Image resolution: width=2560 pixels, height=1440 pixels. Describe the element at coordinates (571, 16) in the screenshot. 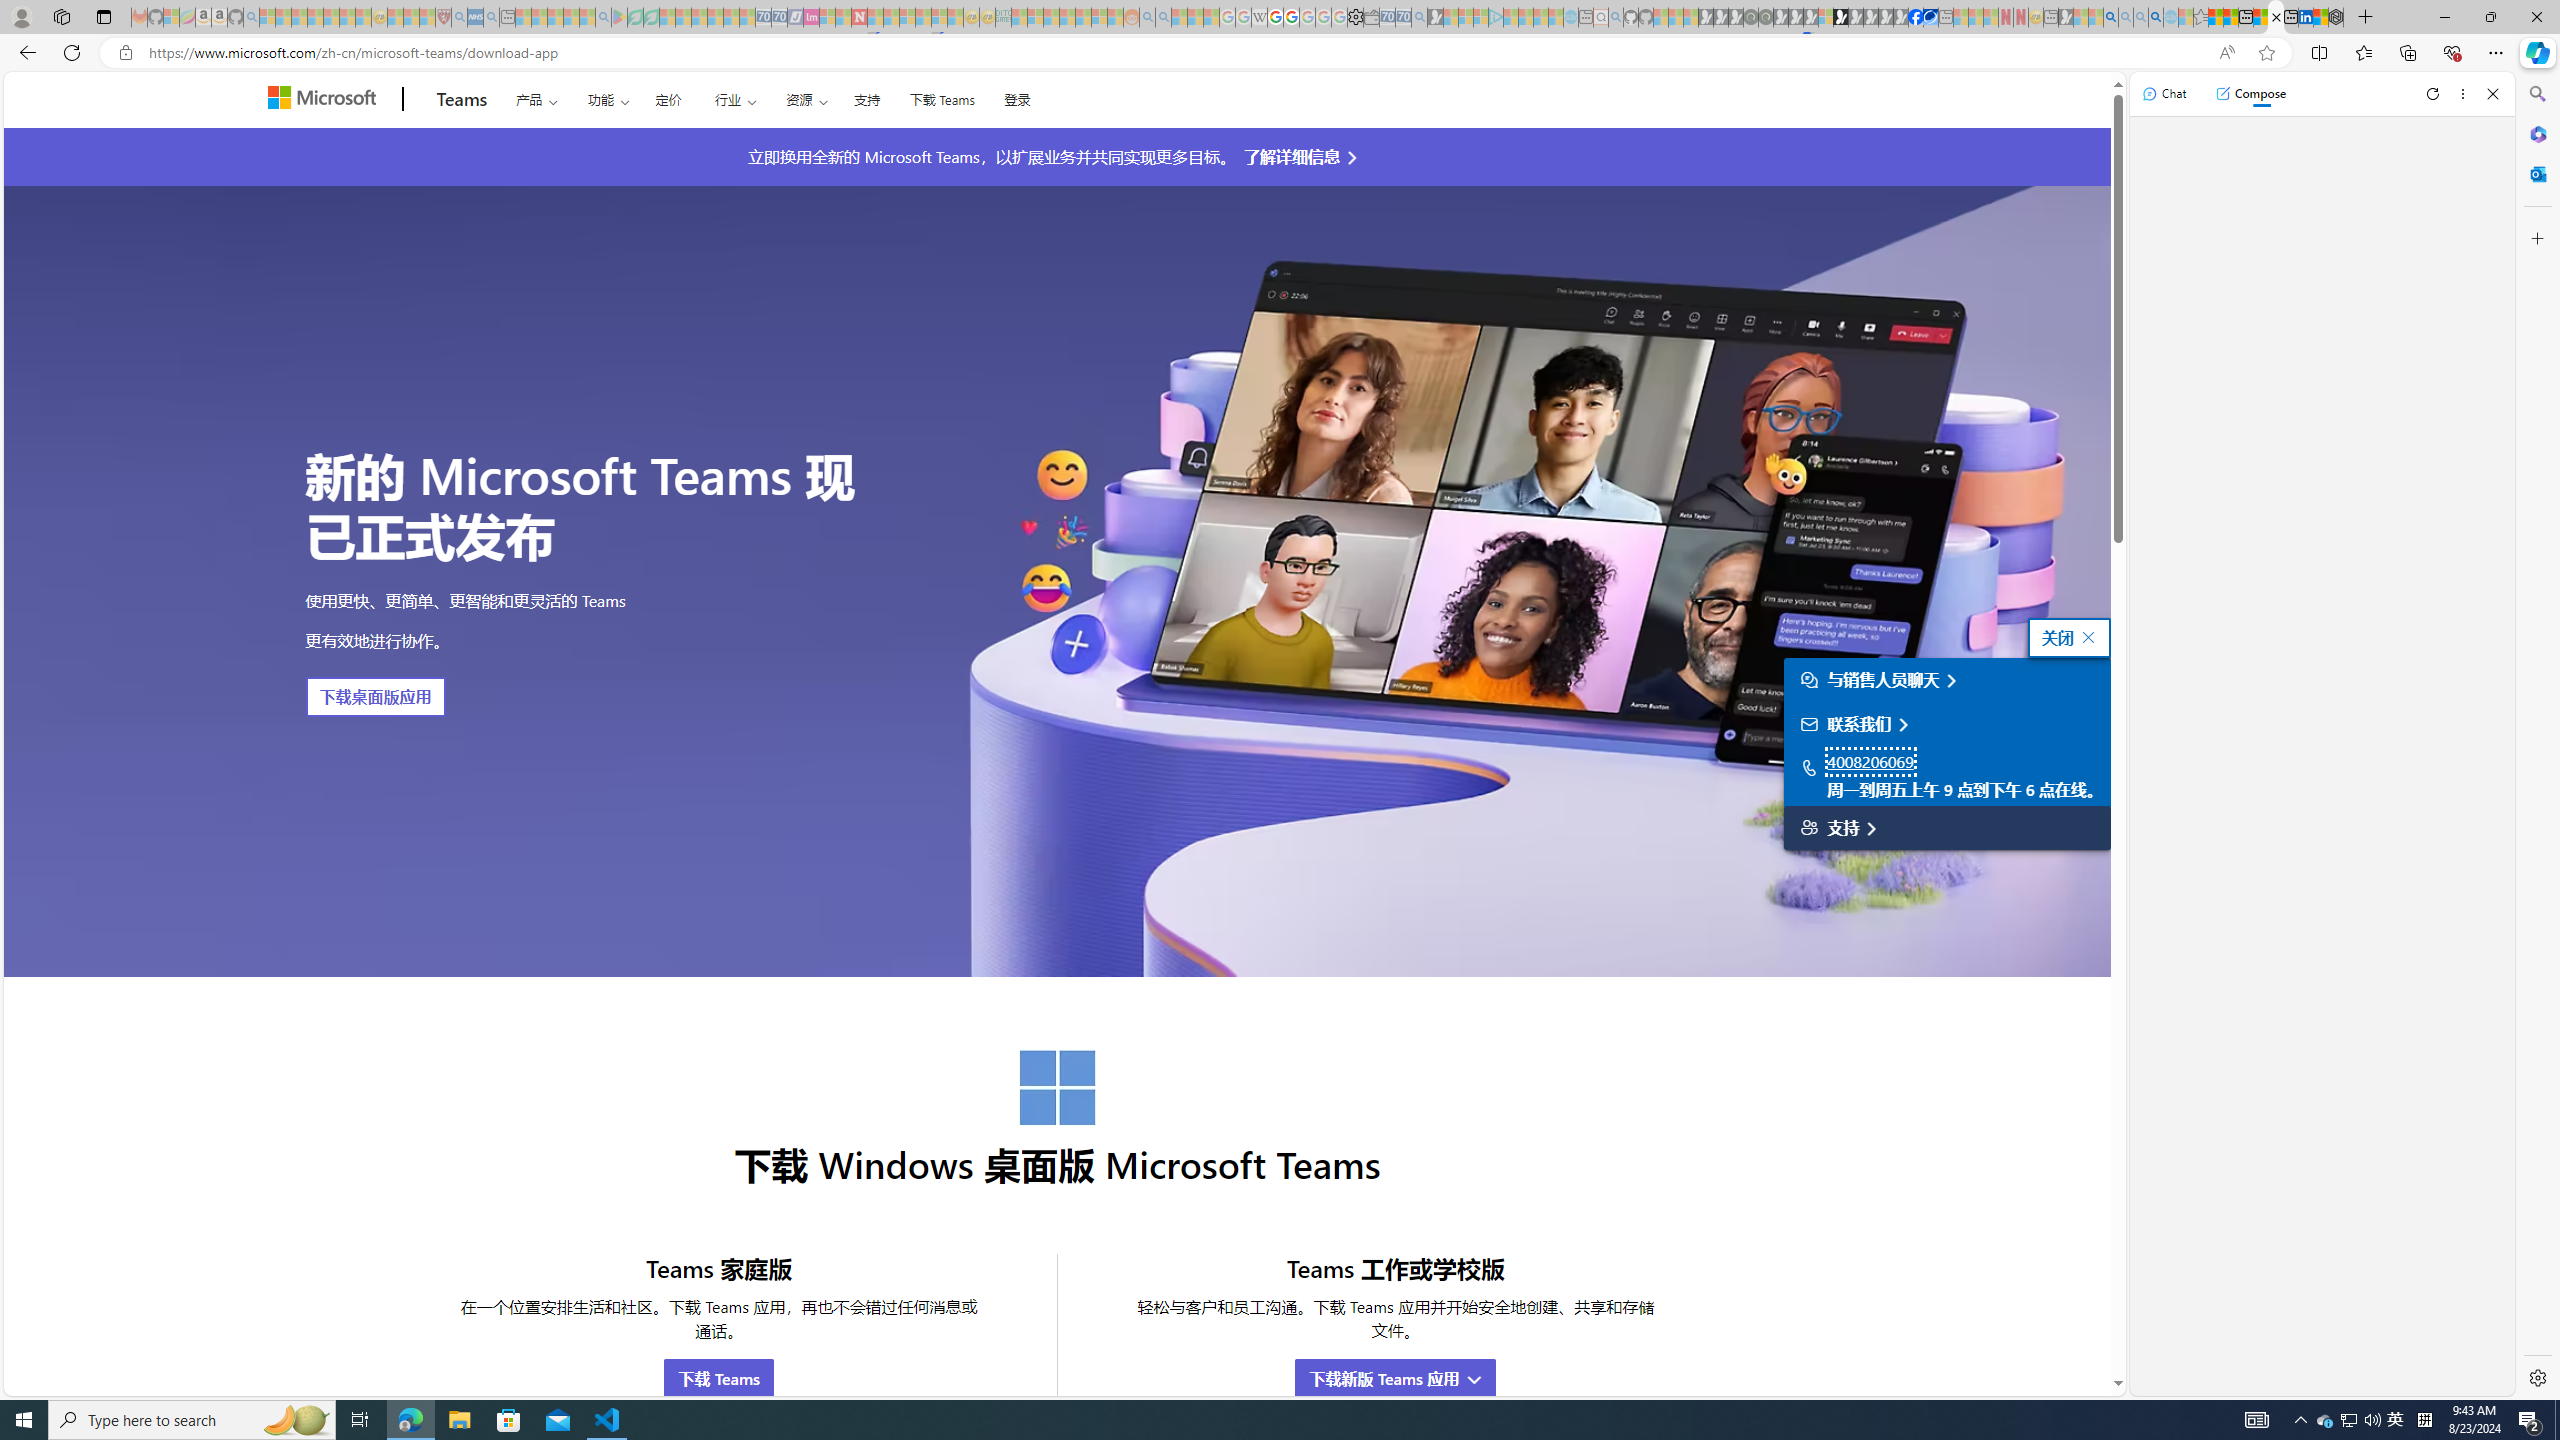

I see `'Pets - MSN - Sleeping'` at that location.